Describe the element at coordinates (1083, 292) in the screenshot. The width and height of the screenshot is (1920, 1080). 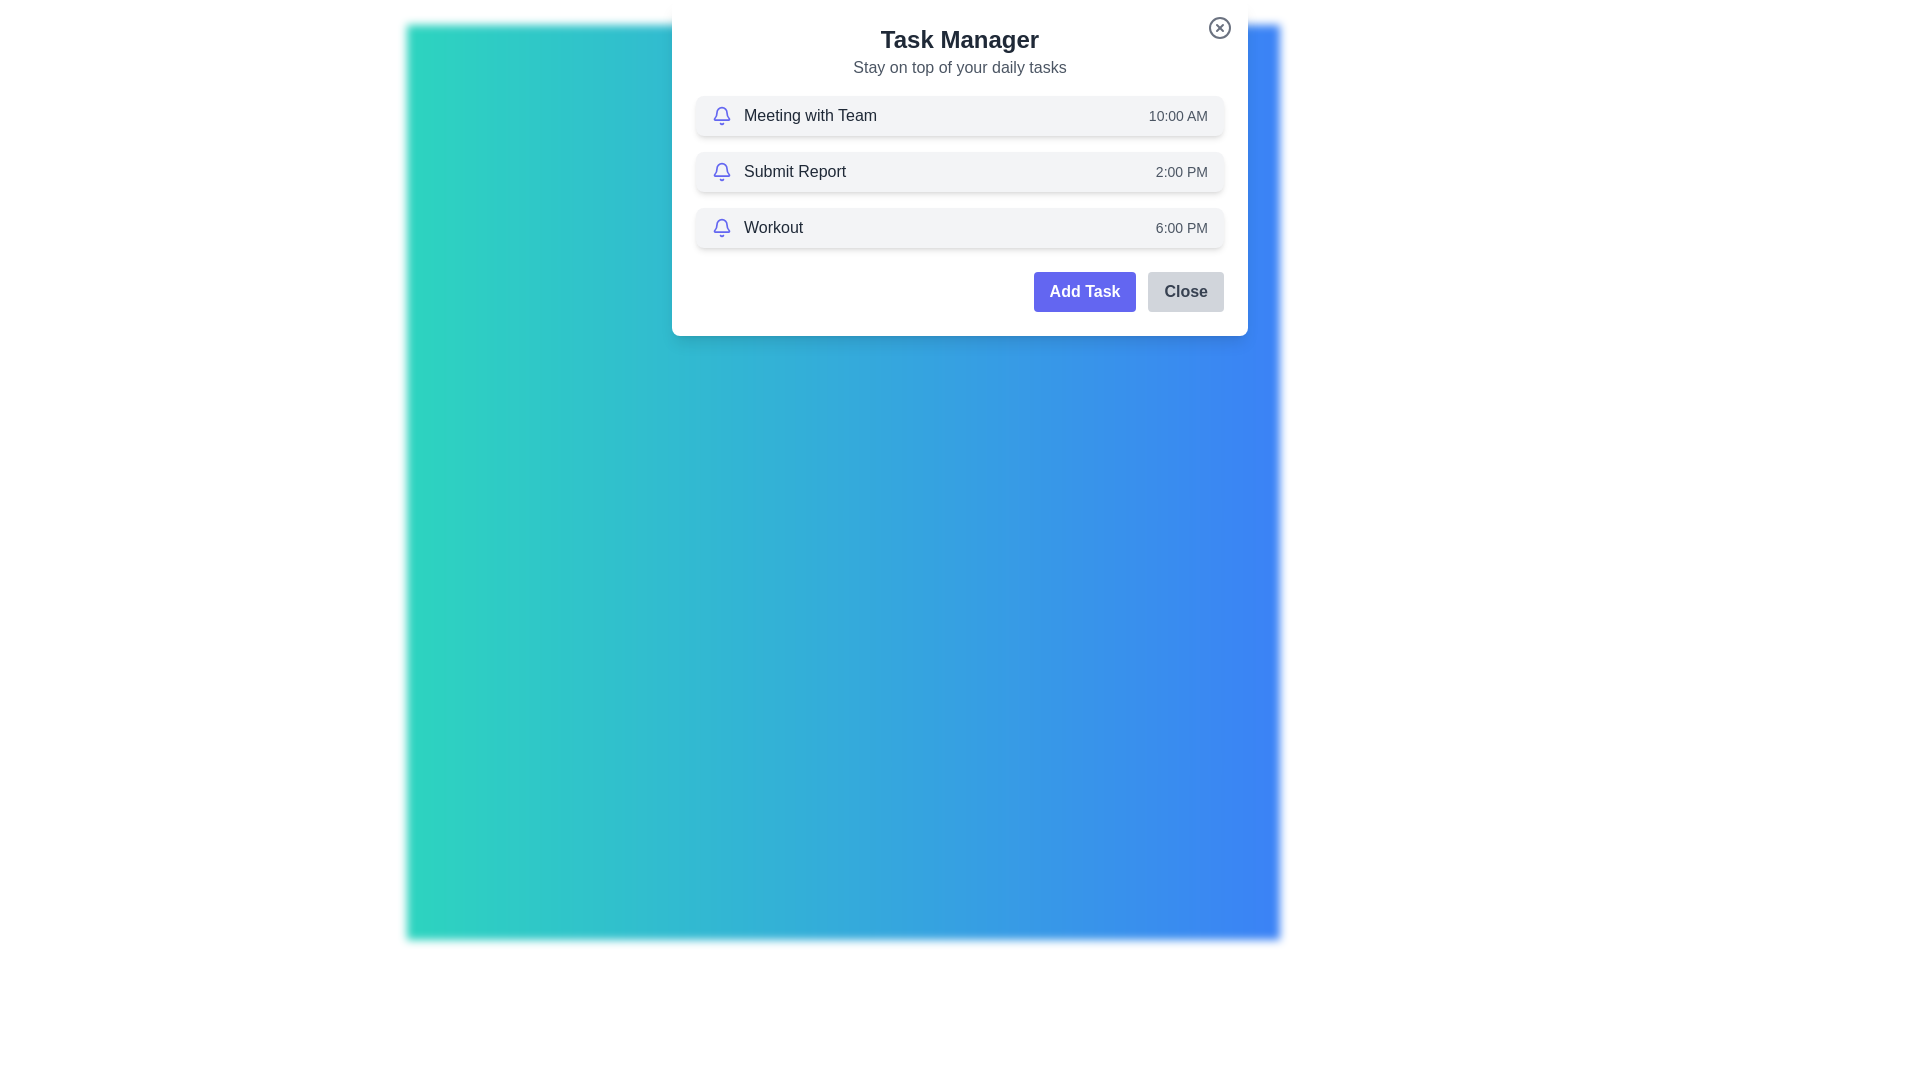
I see `the button with rounded corners that has a vibrant indigo-blue background and white bold text reading 'Add Task'` at that location.